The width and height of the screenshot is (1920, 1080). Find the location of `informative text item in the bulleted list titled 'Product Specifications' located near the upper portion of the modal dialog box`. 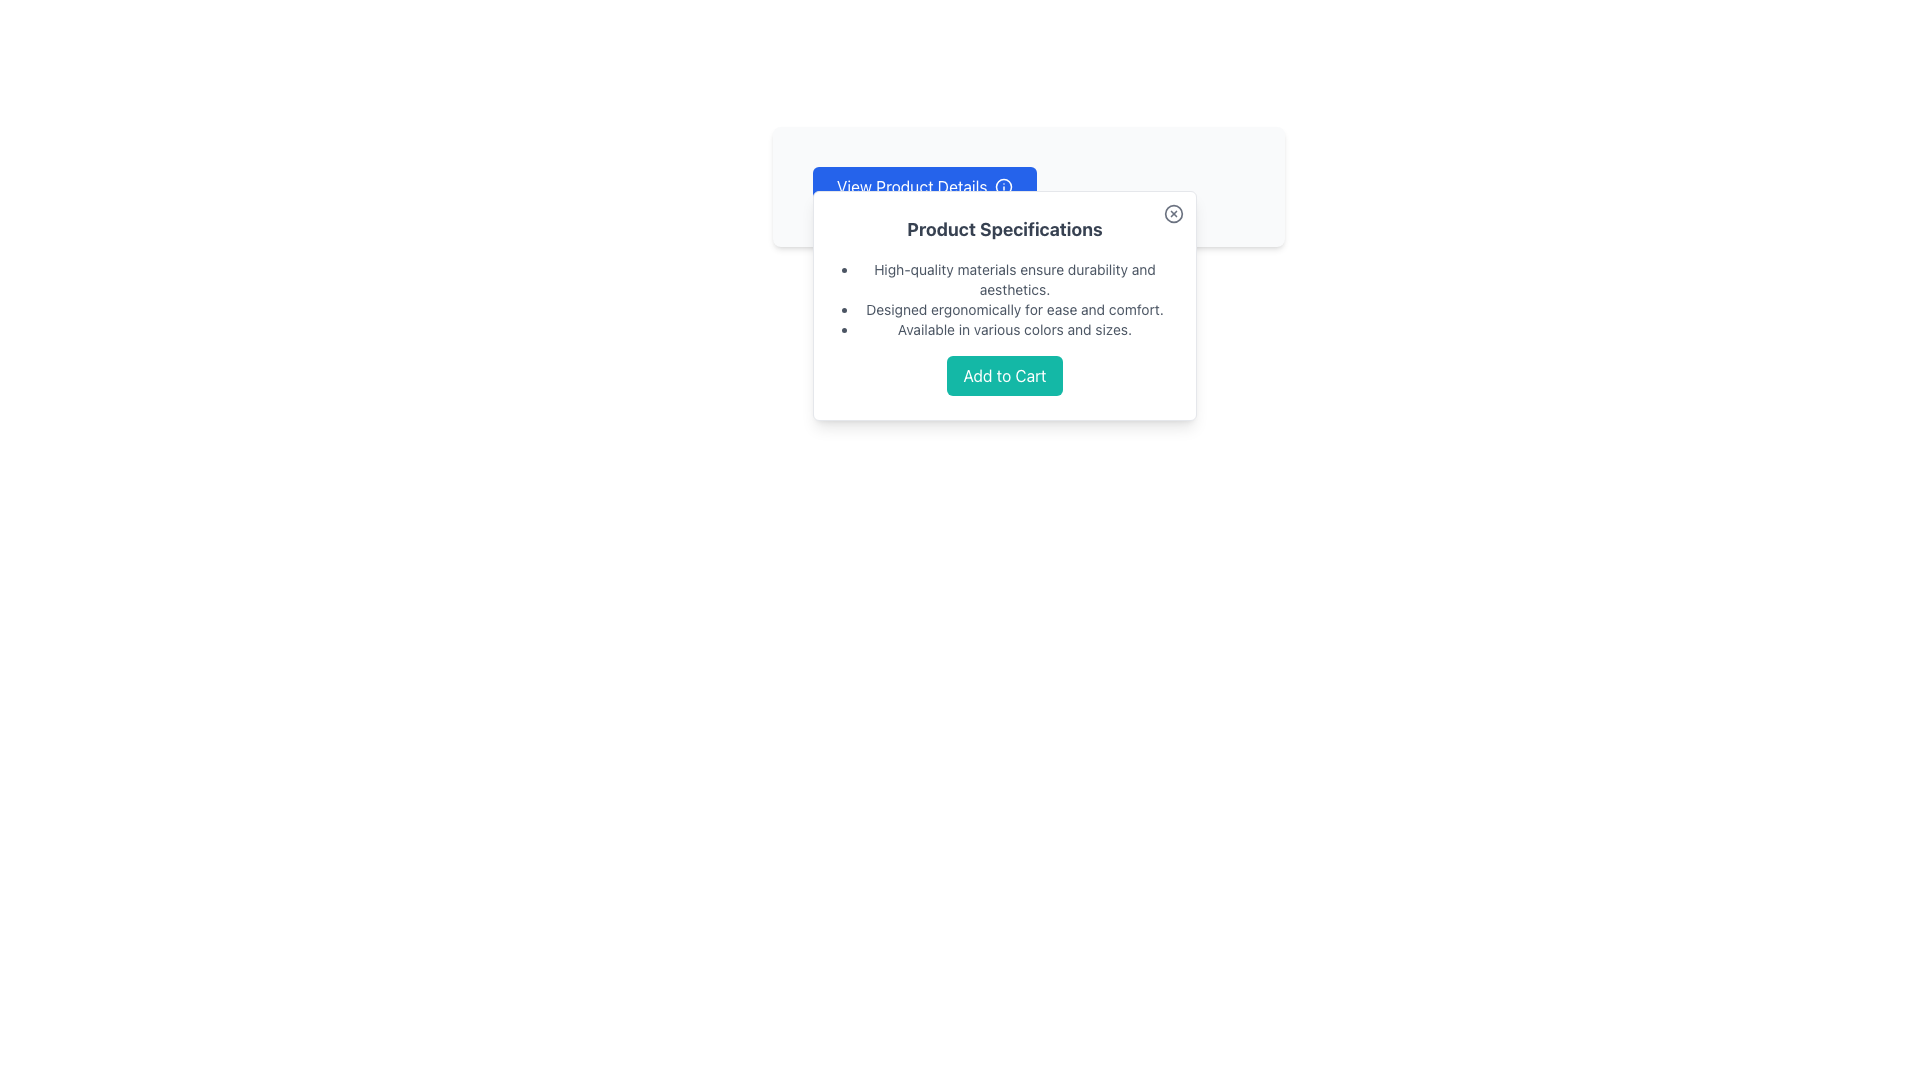

informative text item in the bulleted list titled 'Product Specifications' located near the upper portion of the modal dialog box is located at coordinates (1014, 280).